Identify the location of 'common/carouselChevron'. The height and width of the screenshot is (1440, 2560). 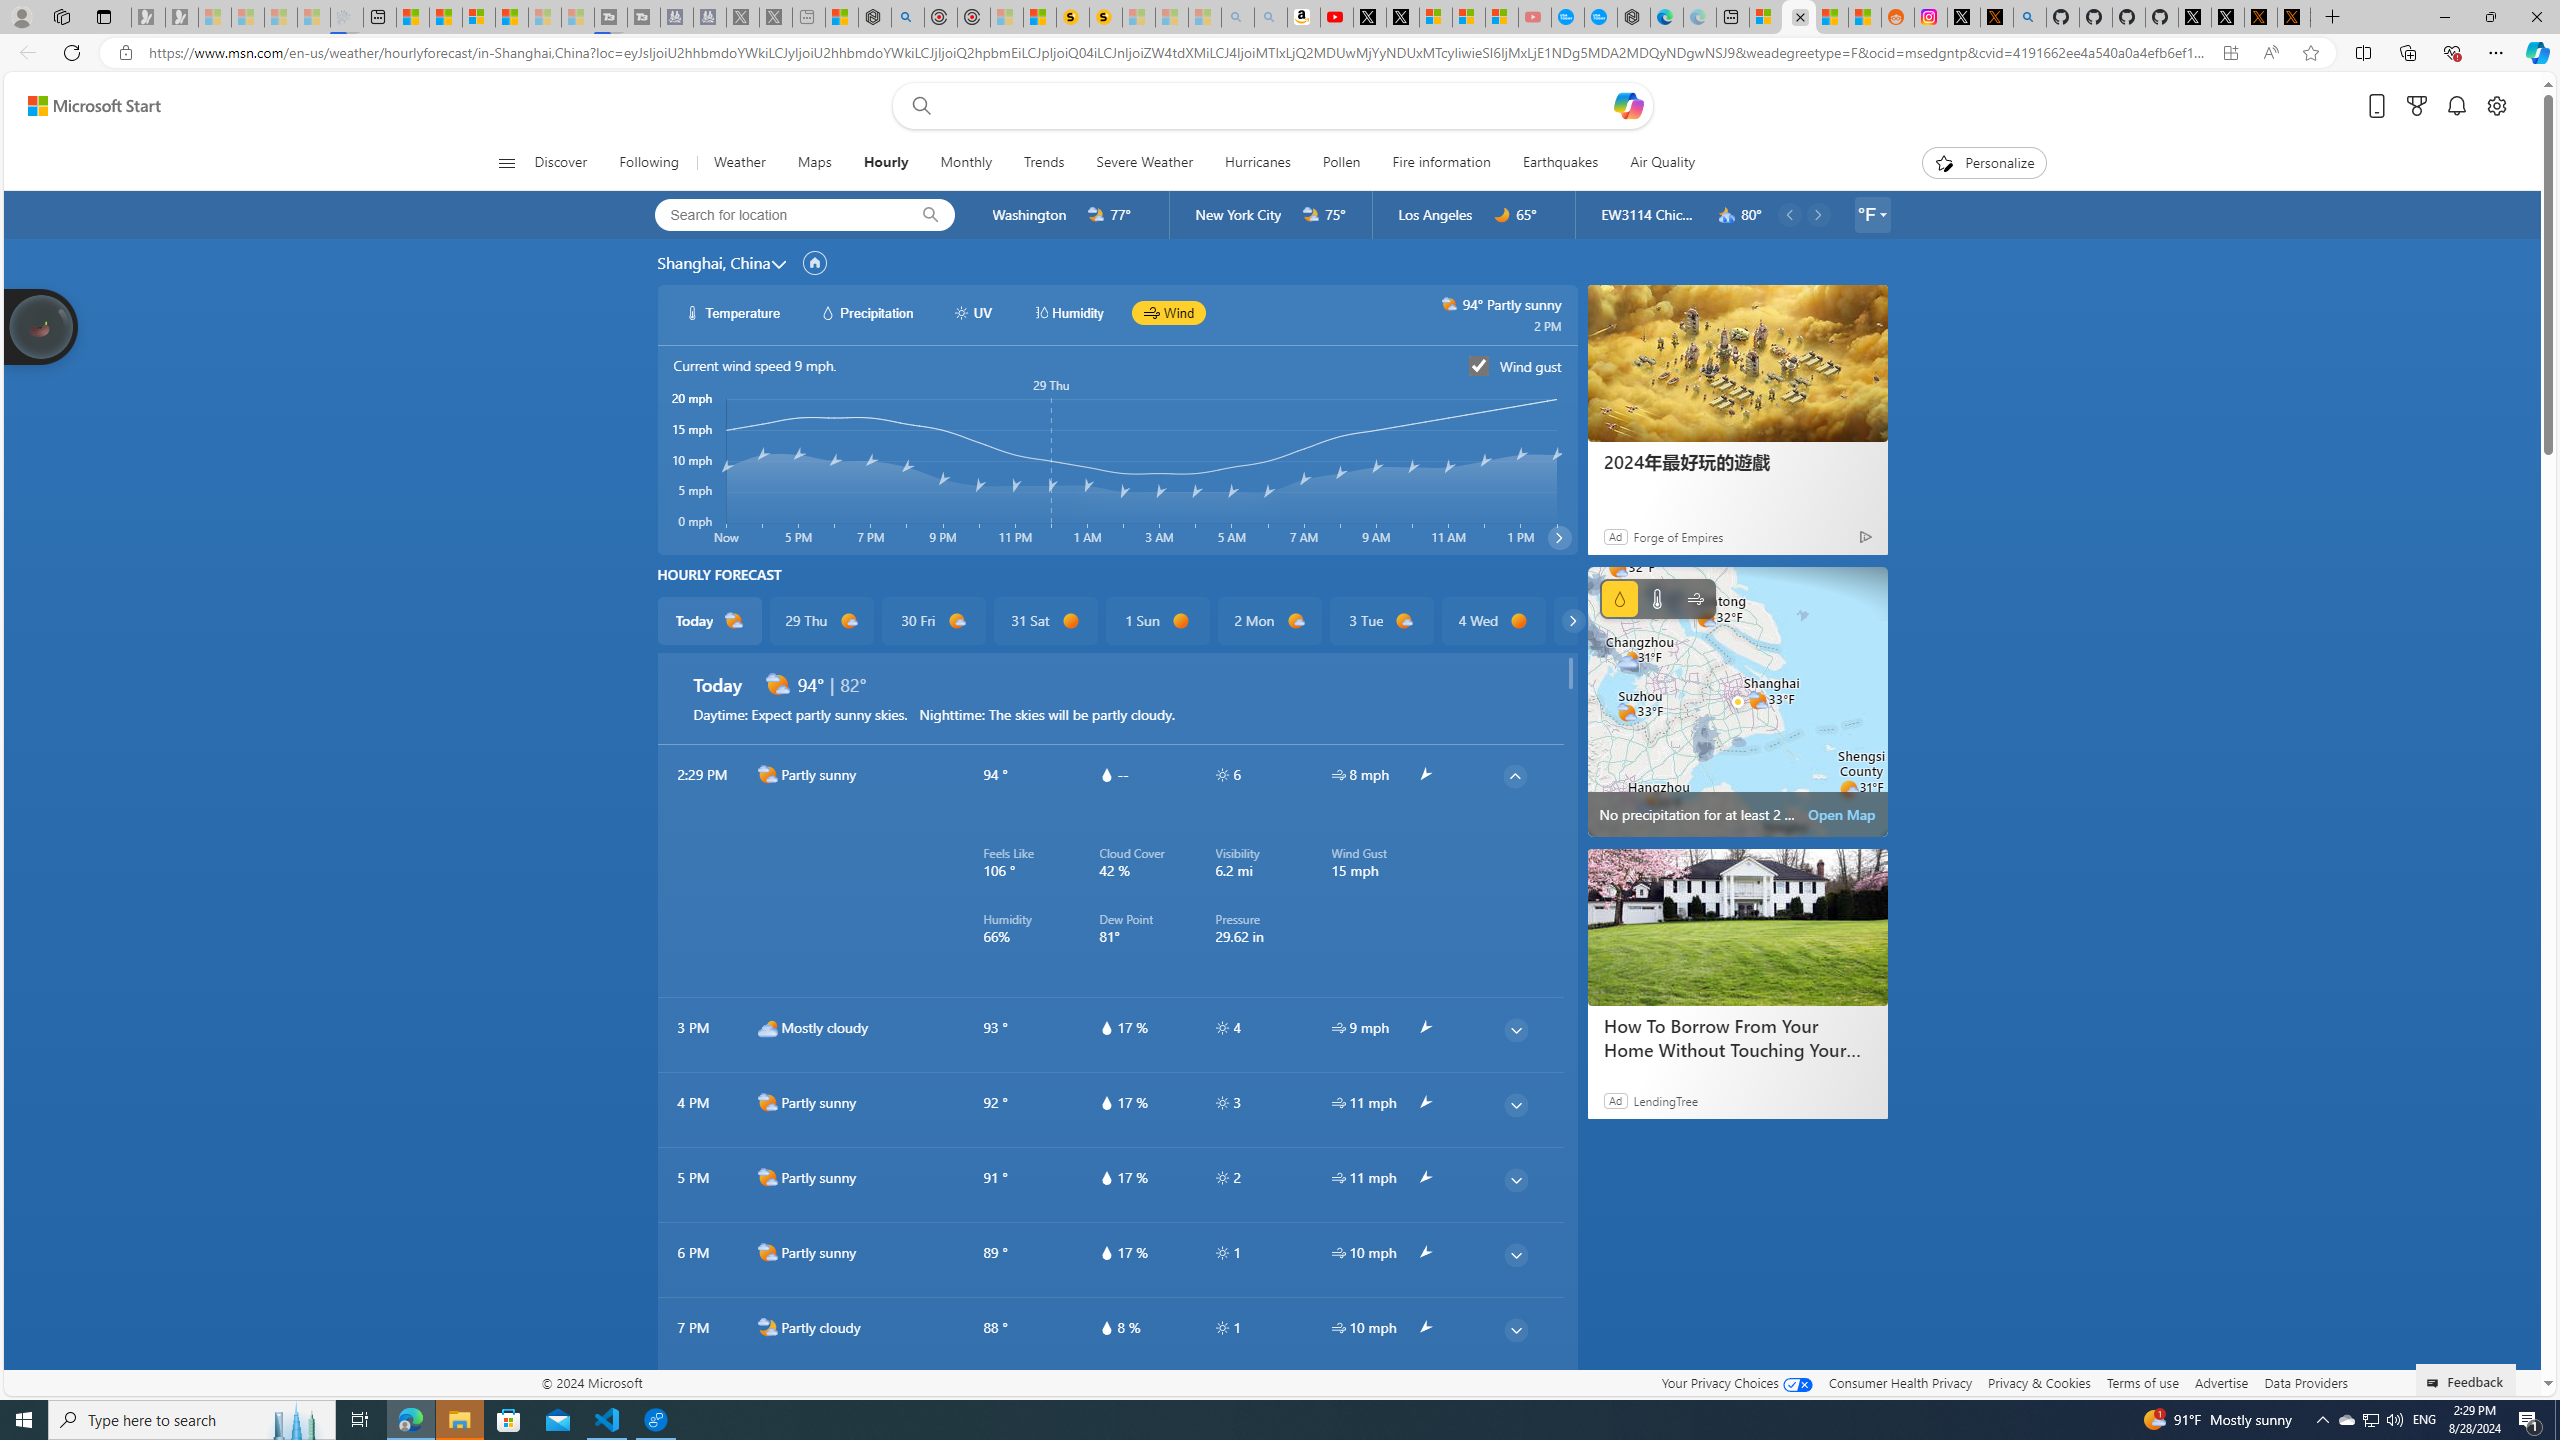
(1573, 620).